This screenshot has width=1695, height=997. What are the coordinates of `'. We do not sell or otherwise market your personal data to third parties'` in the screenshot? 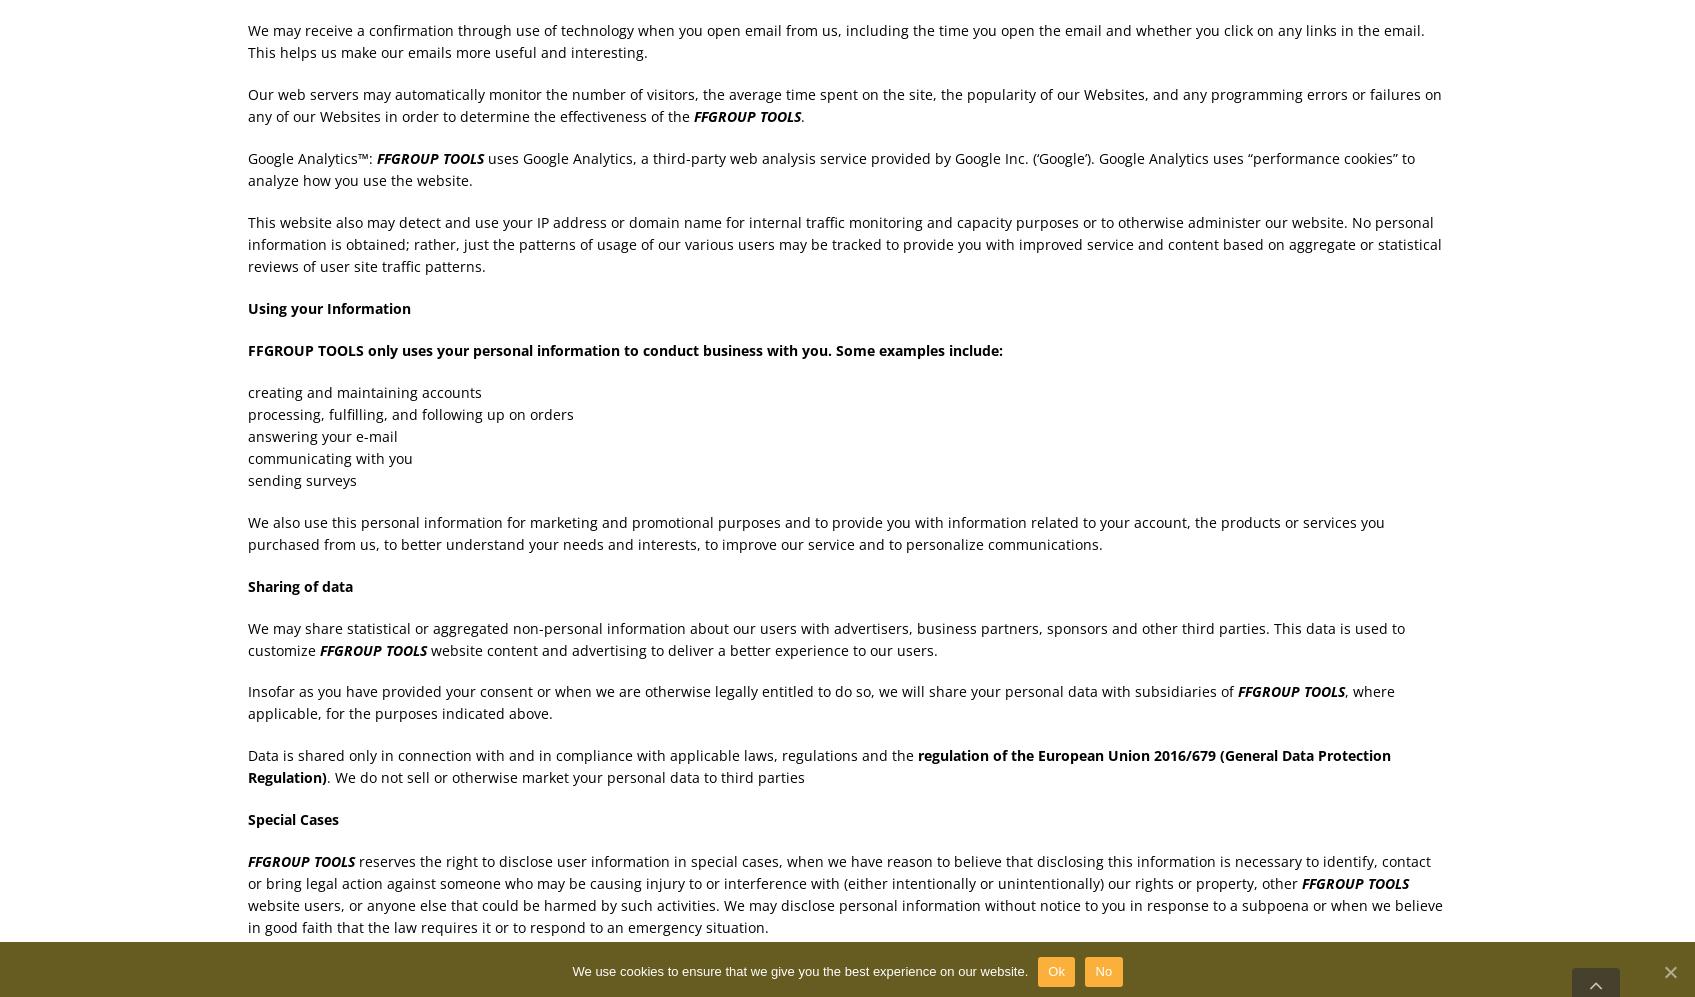 It's located at (325, 776).